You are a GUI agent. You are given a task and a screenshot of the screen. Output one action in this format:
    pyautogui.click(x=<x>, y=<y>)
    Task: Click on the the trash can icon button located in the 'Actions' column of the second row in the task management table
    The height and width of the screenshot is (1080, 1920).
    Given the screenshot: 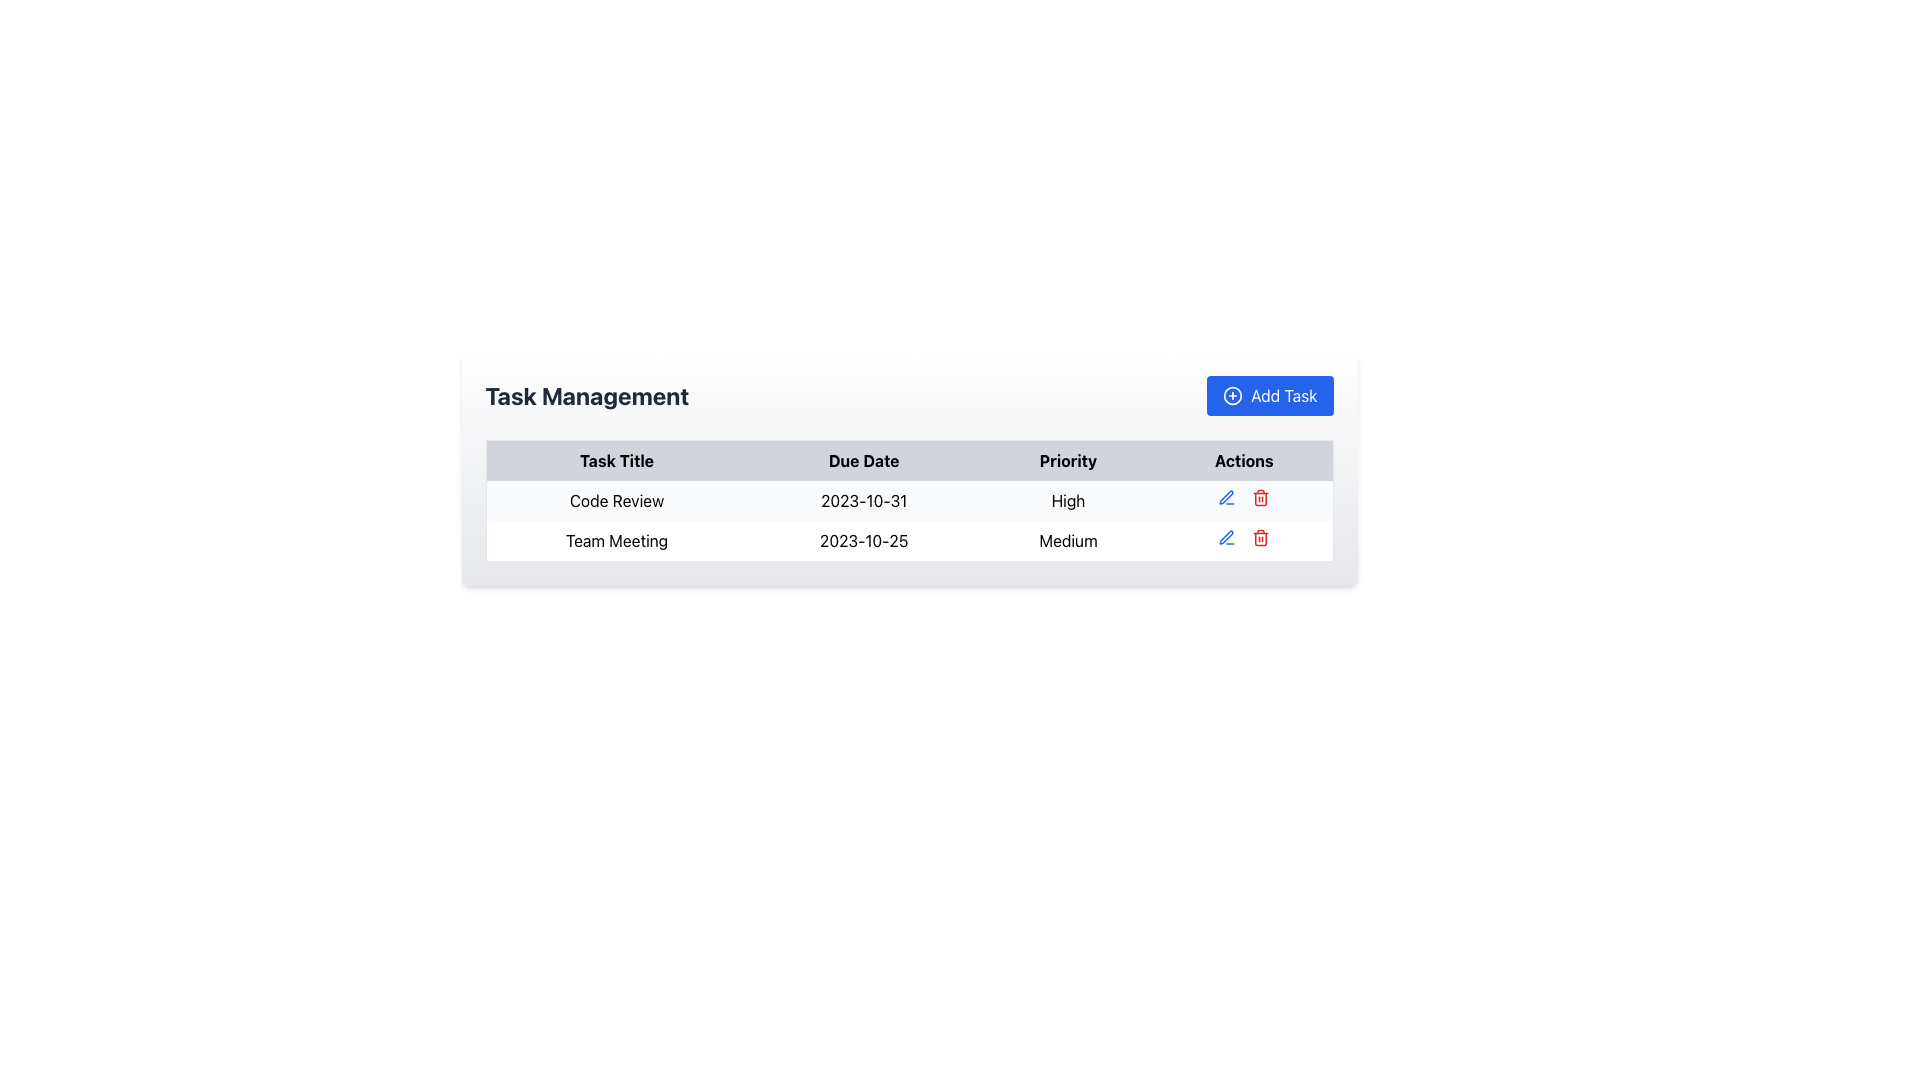 What is the action you would take?
    pyautogui.click(x=1260, y=536)
    